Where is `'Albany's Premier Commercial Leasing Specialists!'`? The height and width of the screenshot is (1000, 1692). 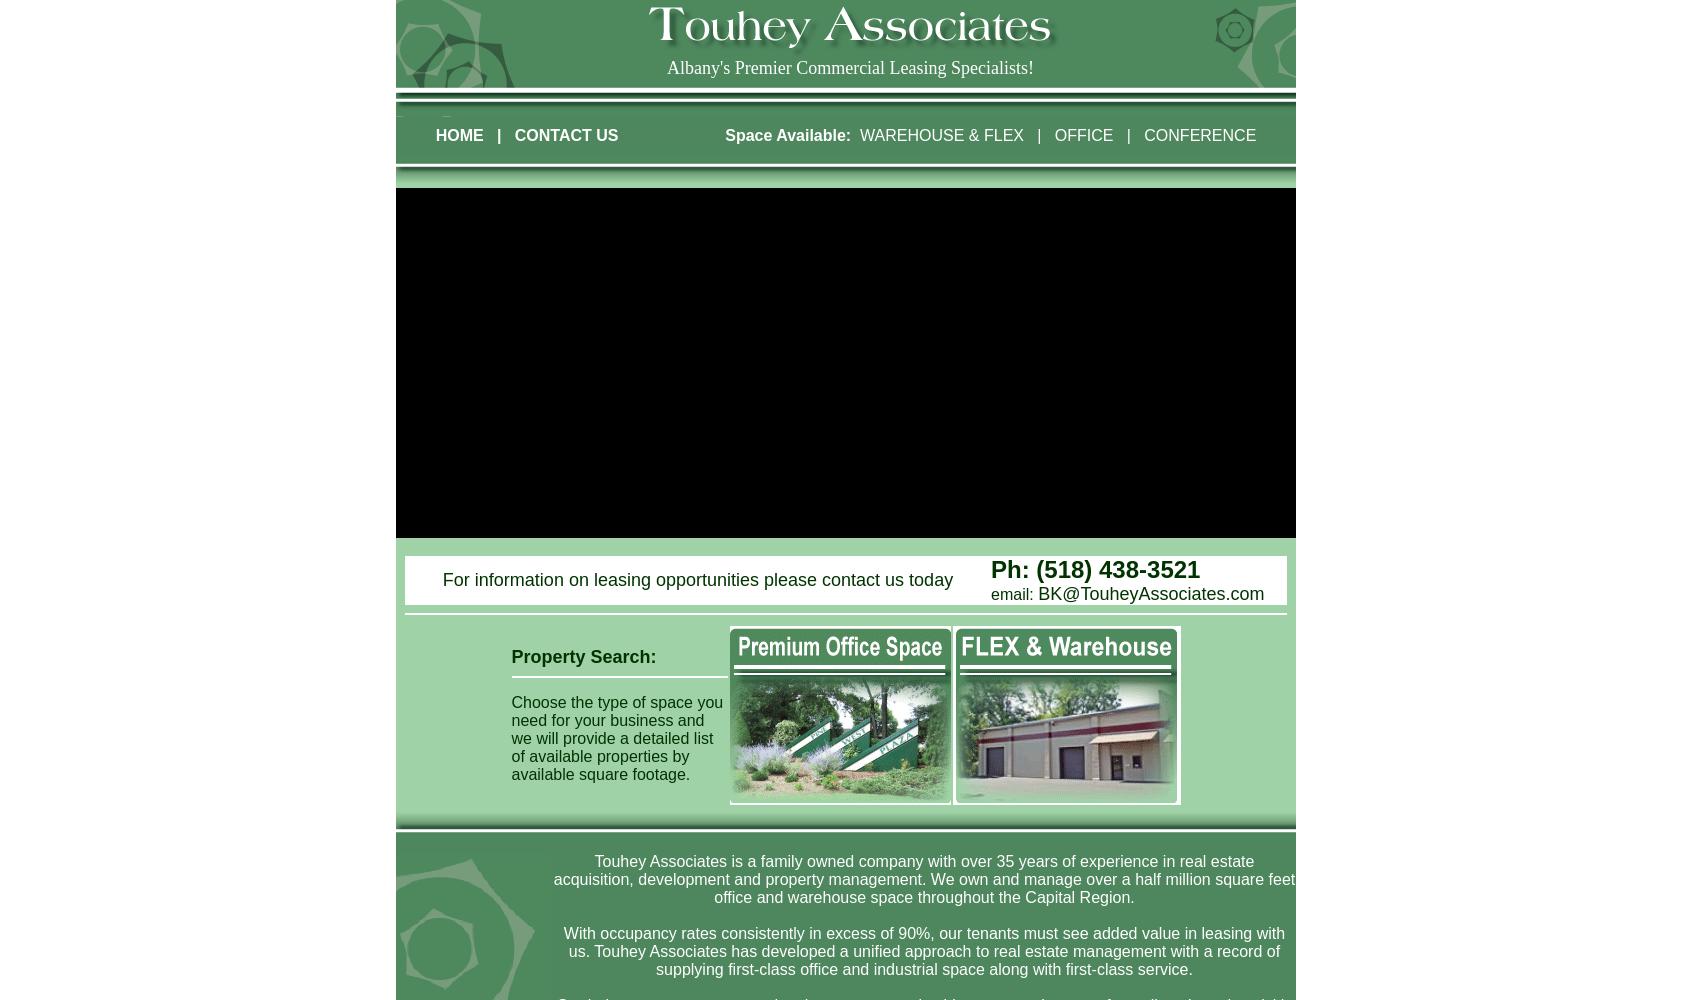
'Albany's Premier Commercial Leasing Specialists!' is located at coordinates (849, 67).